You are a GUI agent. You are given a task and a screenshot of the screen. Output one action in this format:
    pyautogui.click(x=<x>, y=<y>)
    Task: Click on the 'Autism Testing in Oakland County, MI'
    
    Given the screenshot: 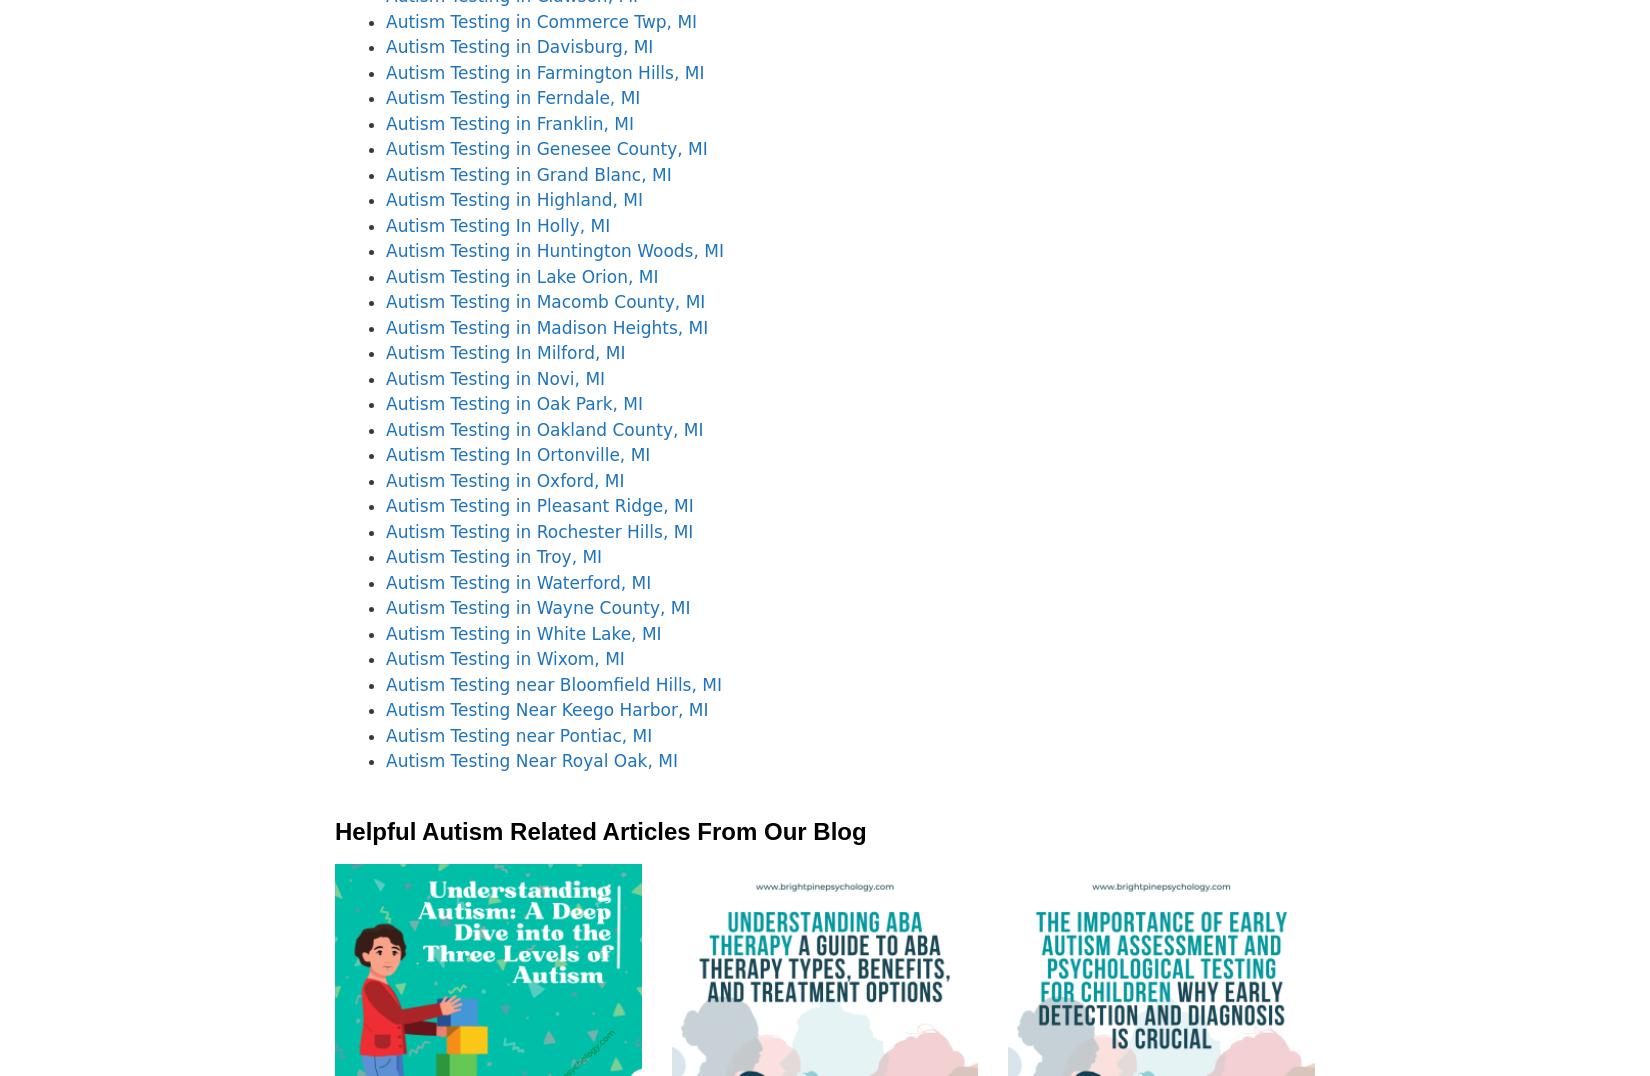 What is the action you would take?
    pyautogui.click(x=543, y=429)
    